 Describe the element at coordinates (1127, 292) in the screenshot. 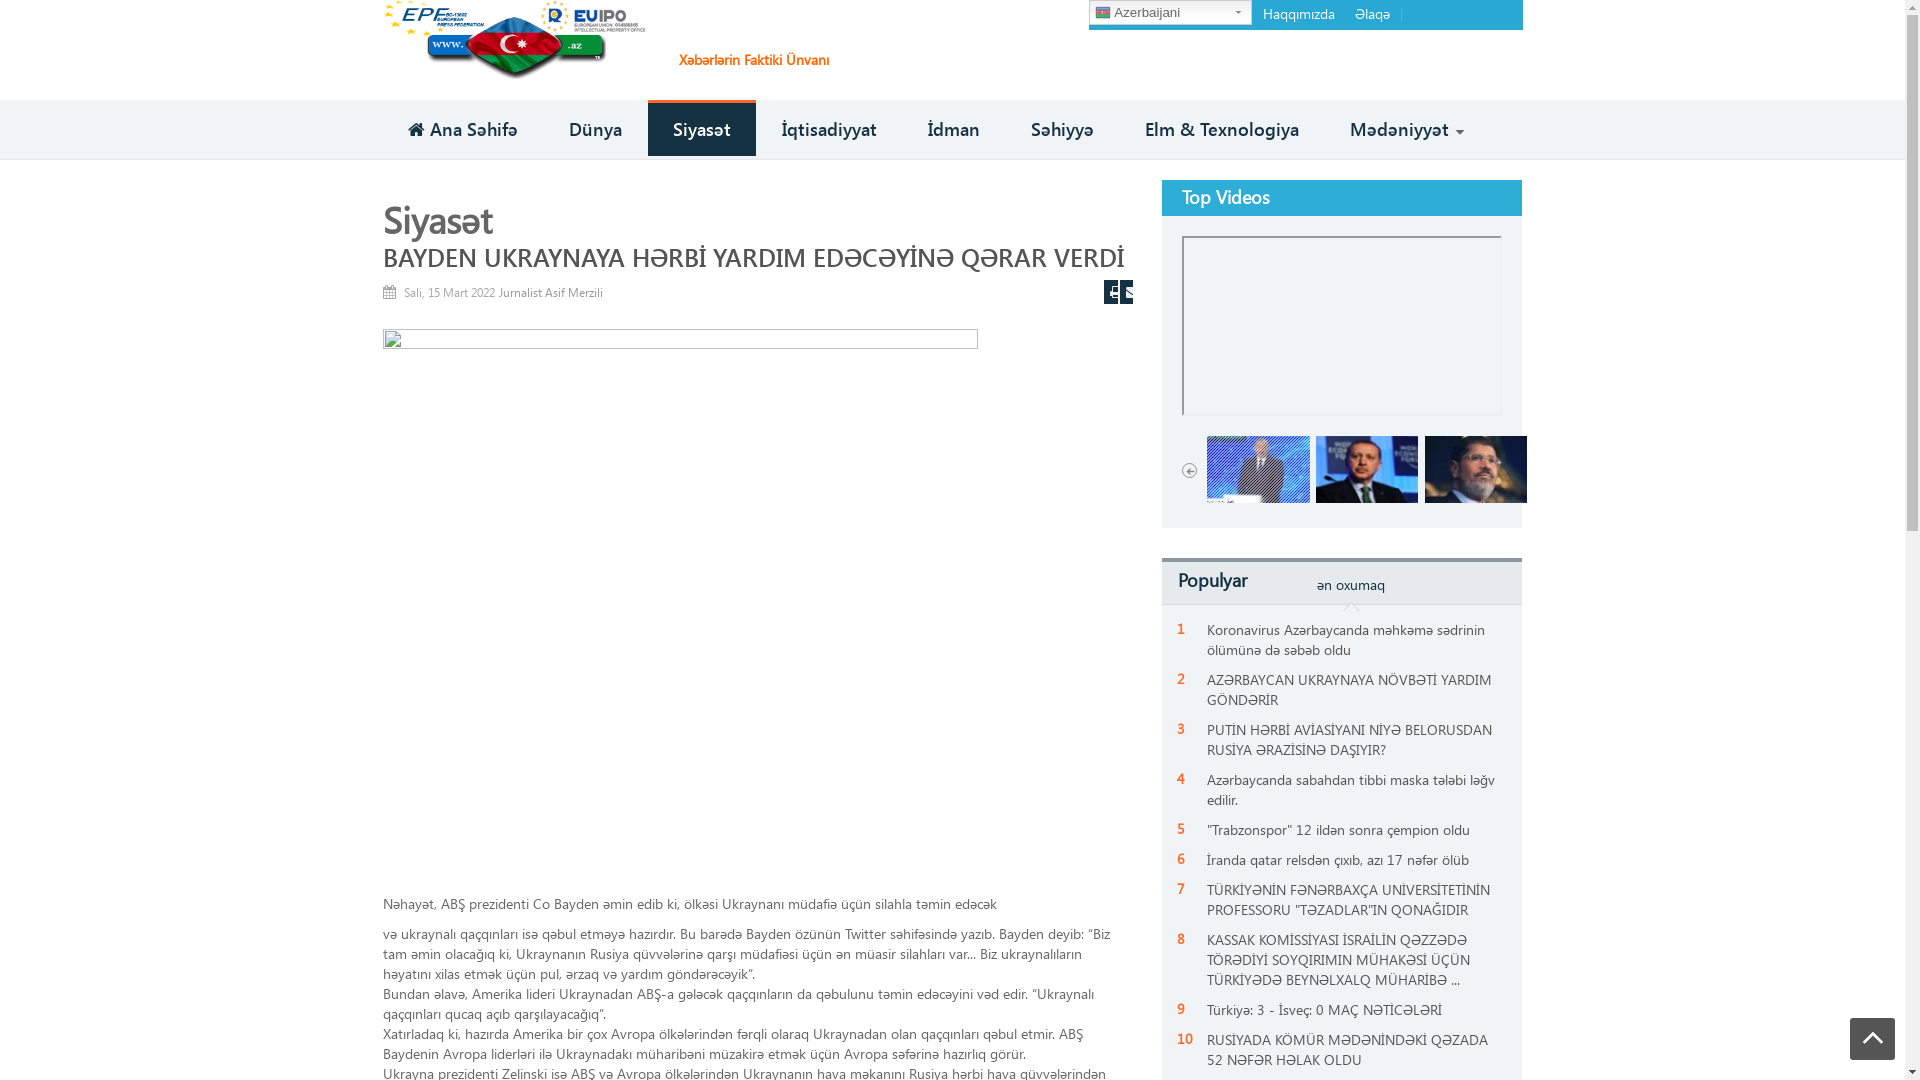

I see `'Email'` at that location.